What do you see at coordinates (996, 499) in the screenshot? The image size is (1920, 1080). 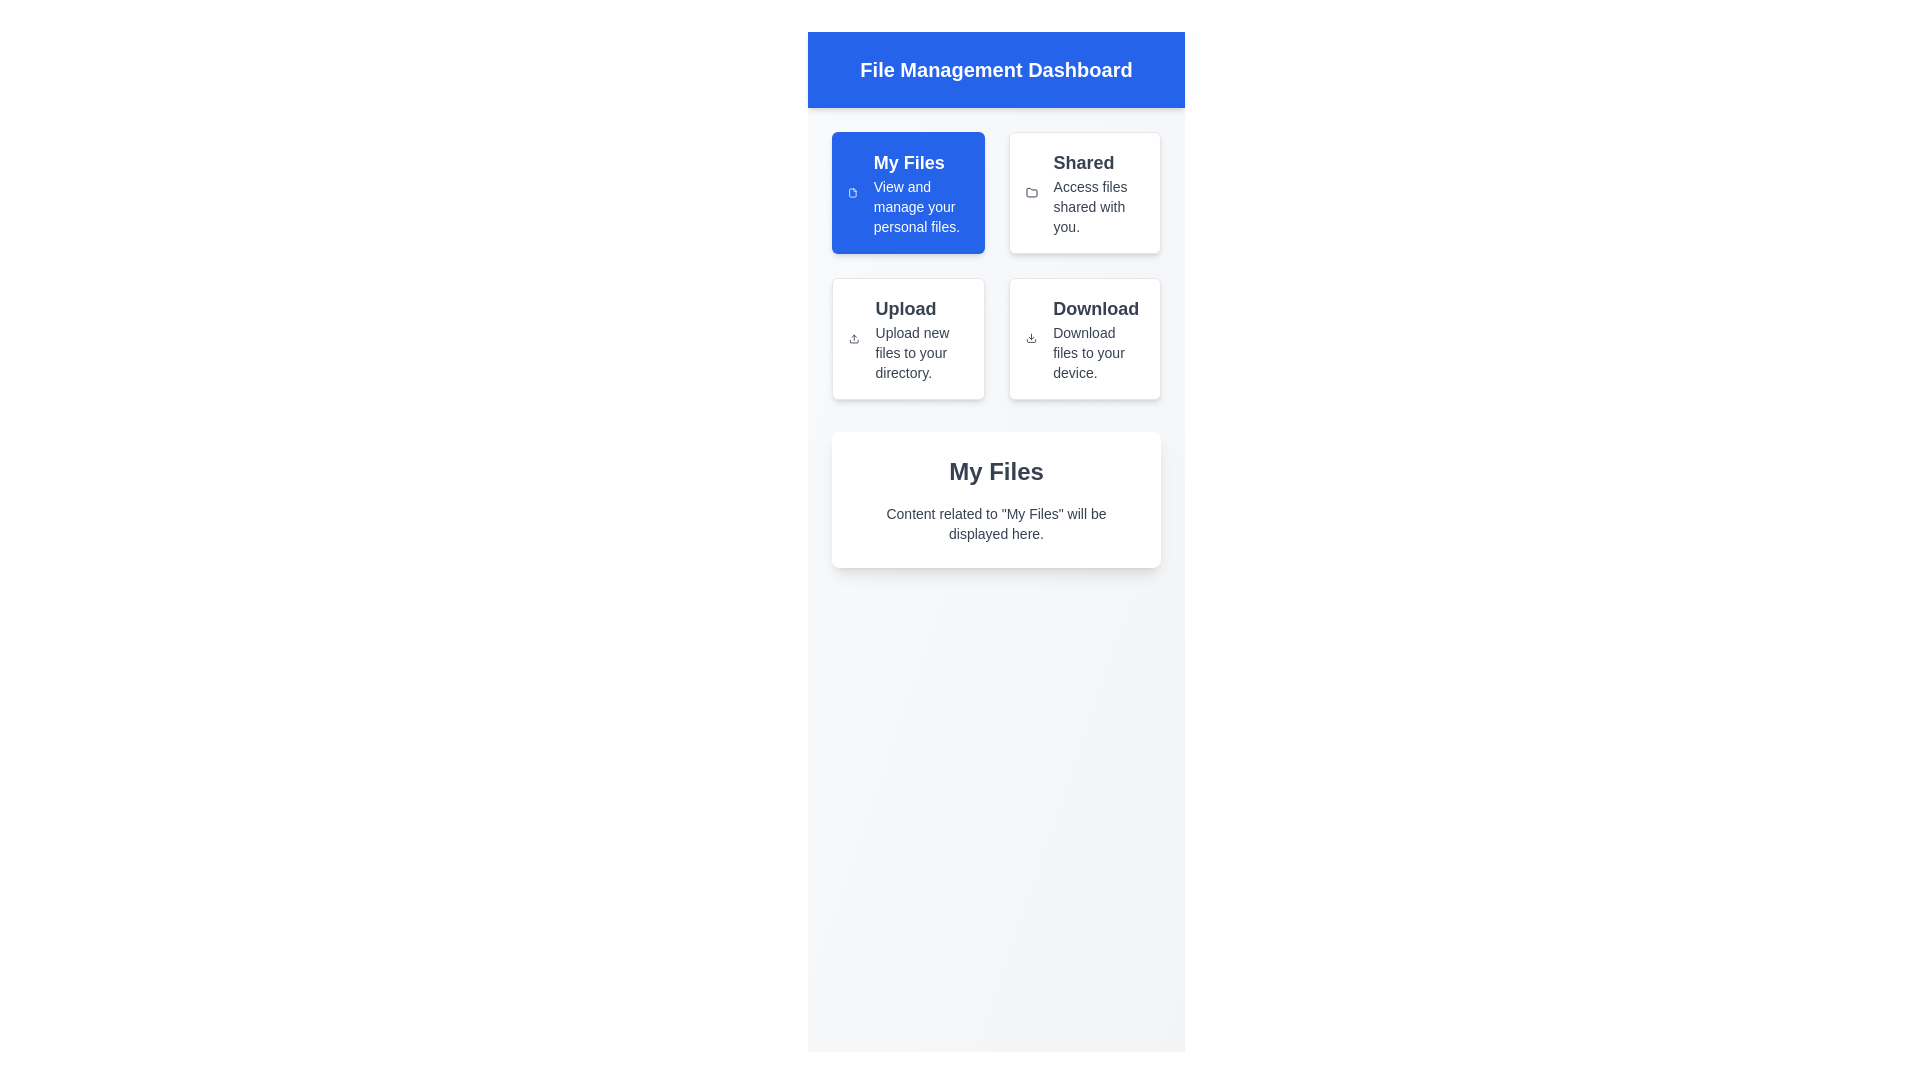 I see `textual content of the card titled 'My Files' located at the bottom section of the interface` at bounding box center [996, 499].